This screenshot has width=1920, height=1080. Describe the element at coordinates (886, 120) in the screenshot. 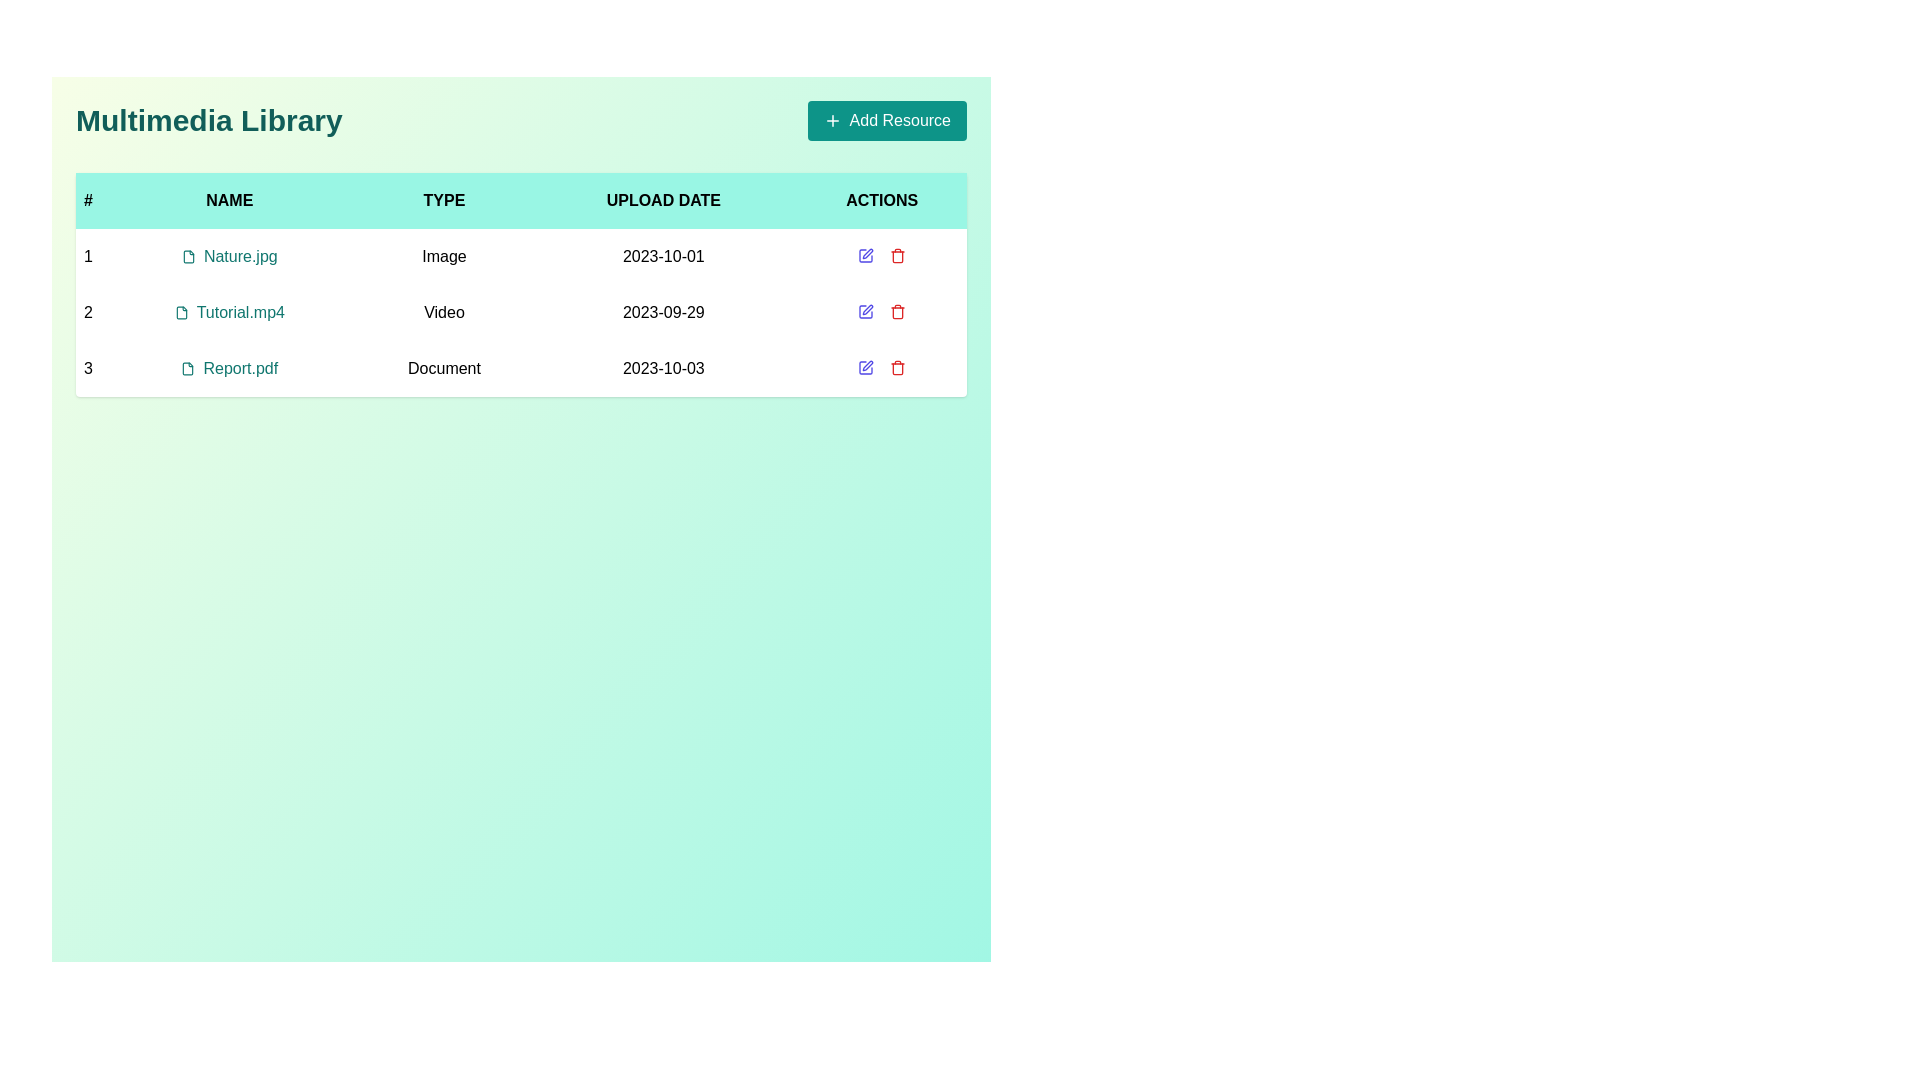

I see `the 'Add Resource' button, which has a teal background, white text, and a '+' icon` at that location.